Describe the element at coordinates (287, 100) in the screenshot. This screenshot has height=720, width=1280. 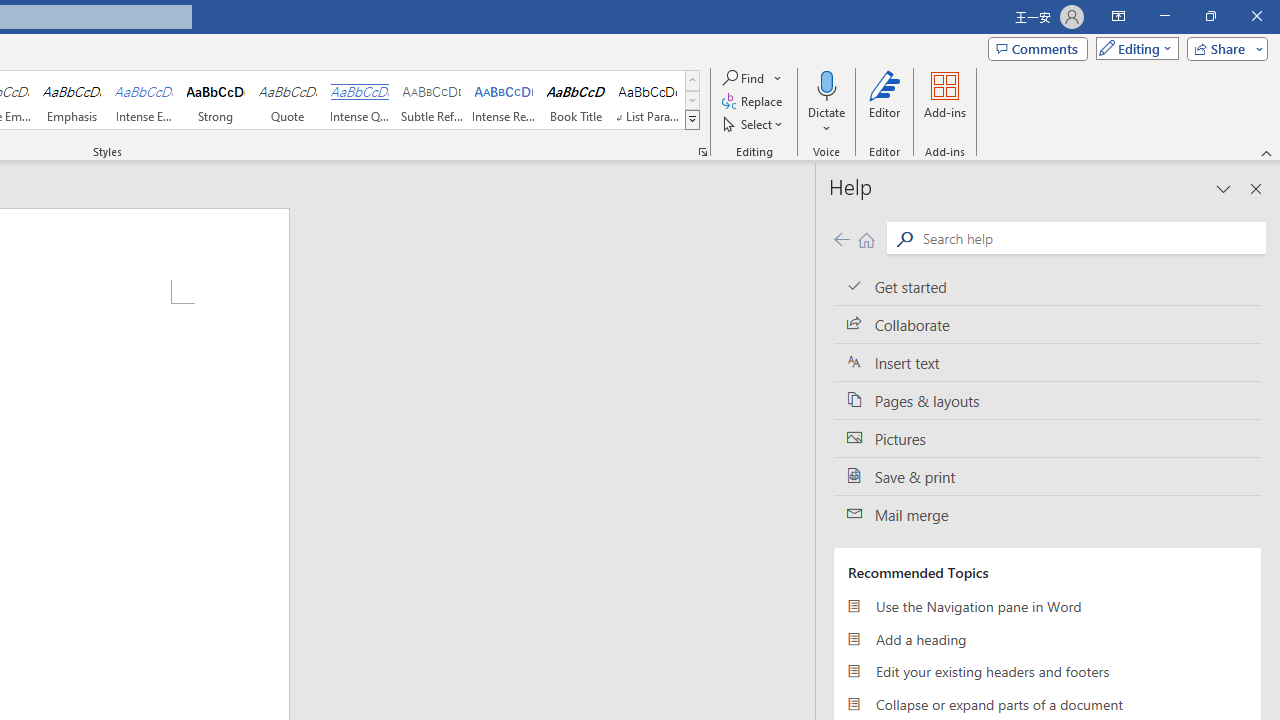
I see `'Quote'` at that location.